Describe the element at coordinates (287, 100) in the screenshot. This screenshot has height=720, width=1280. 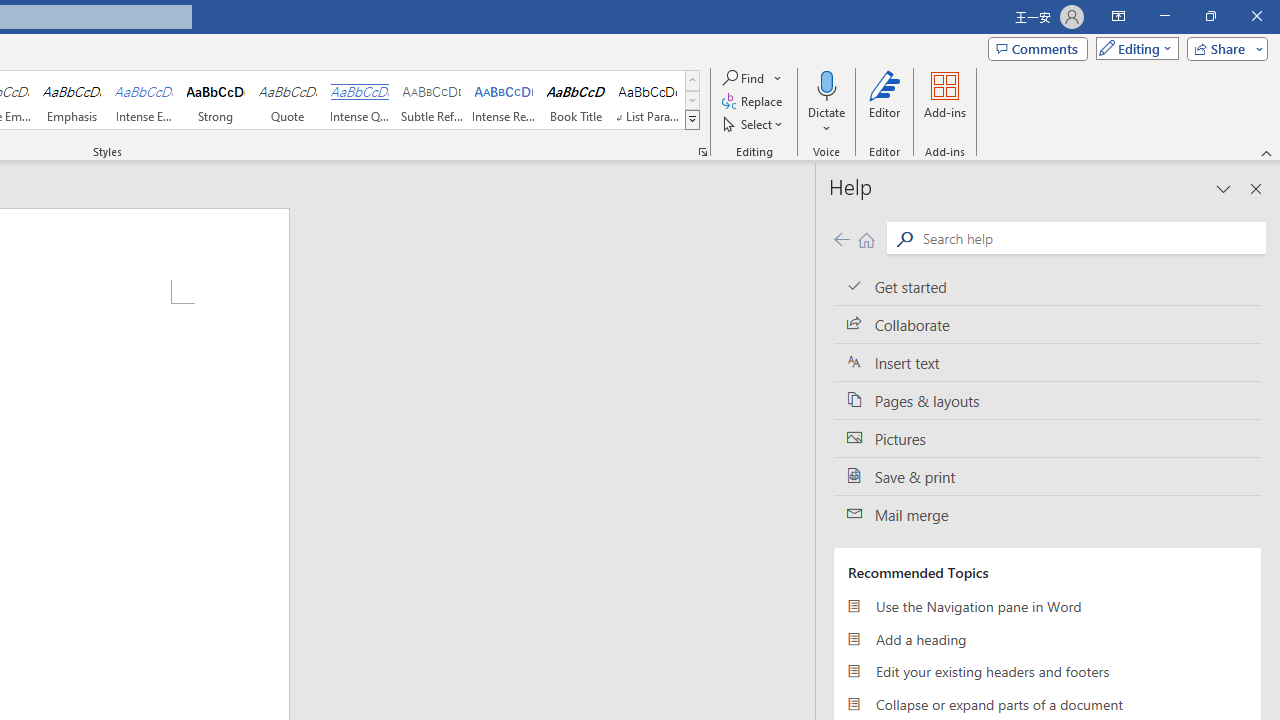
I see `'Quote'` at that location.